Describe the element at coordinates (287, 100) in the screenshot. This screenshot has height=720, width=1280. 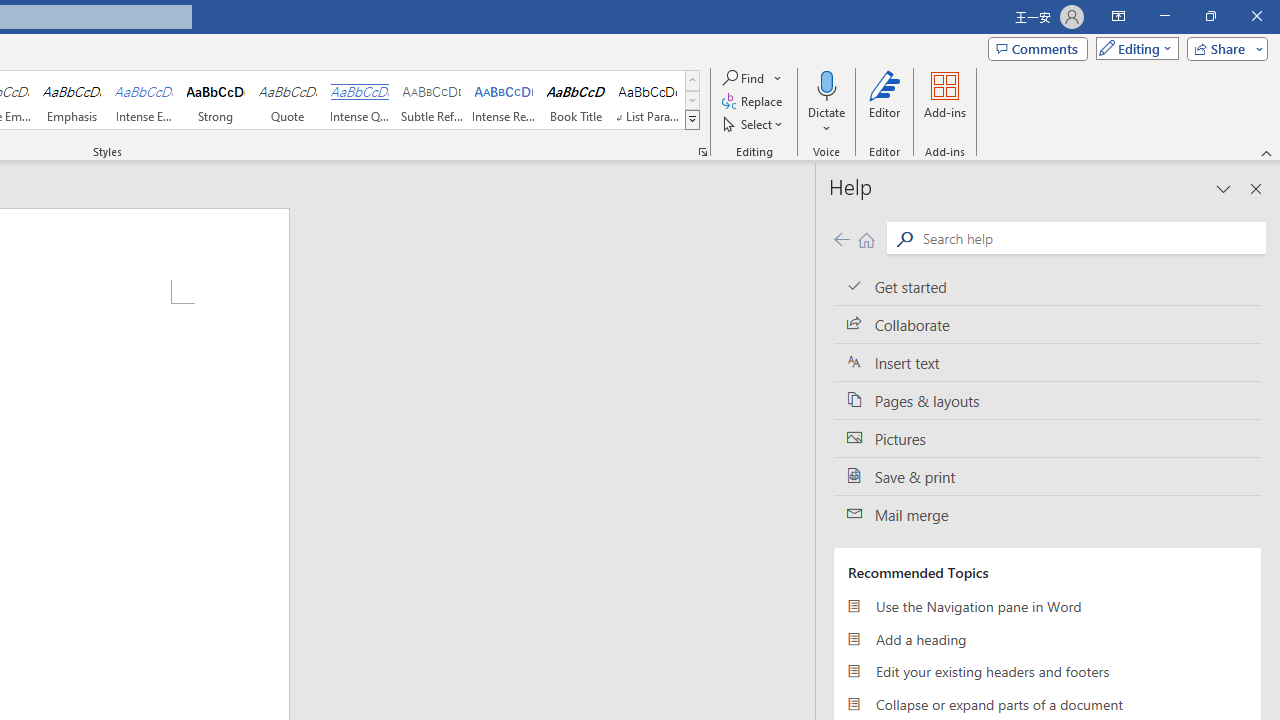
I see `'Quote'` at that location.